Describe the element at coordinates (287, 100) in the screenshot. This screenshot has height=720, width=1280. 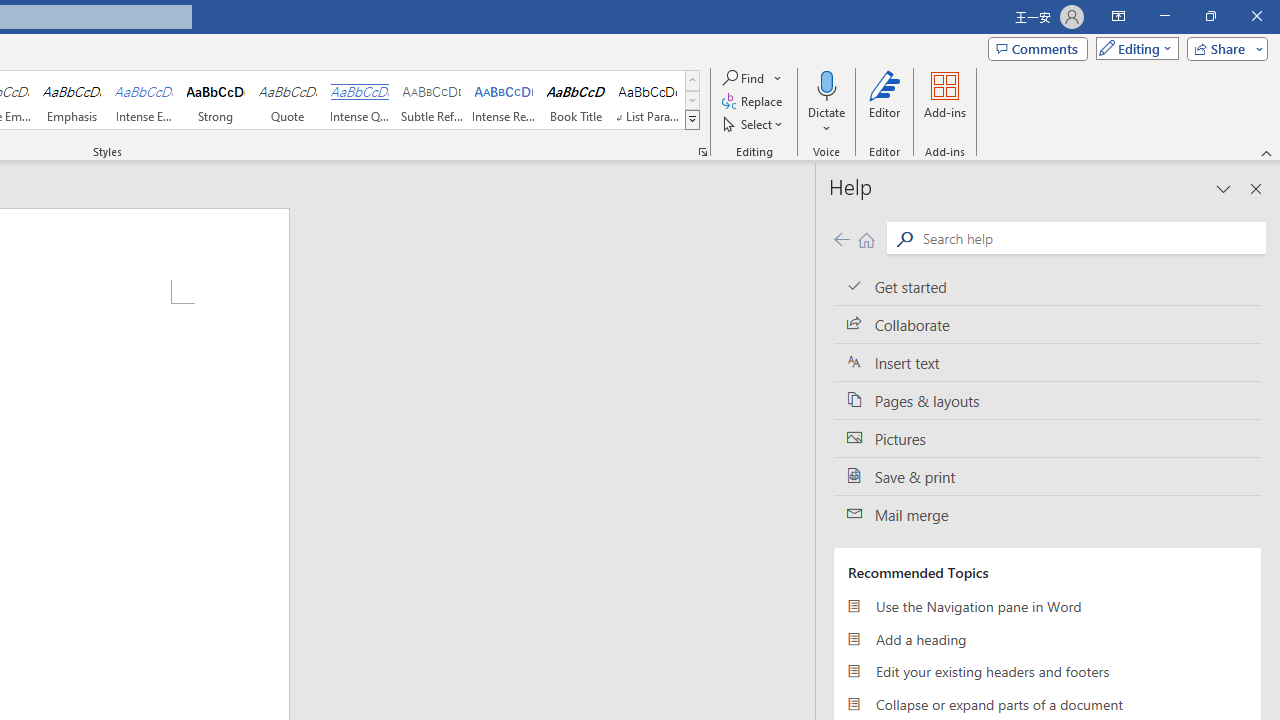
I see `'Quote'` at that location.